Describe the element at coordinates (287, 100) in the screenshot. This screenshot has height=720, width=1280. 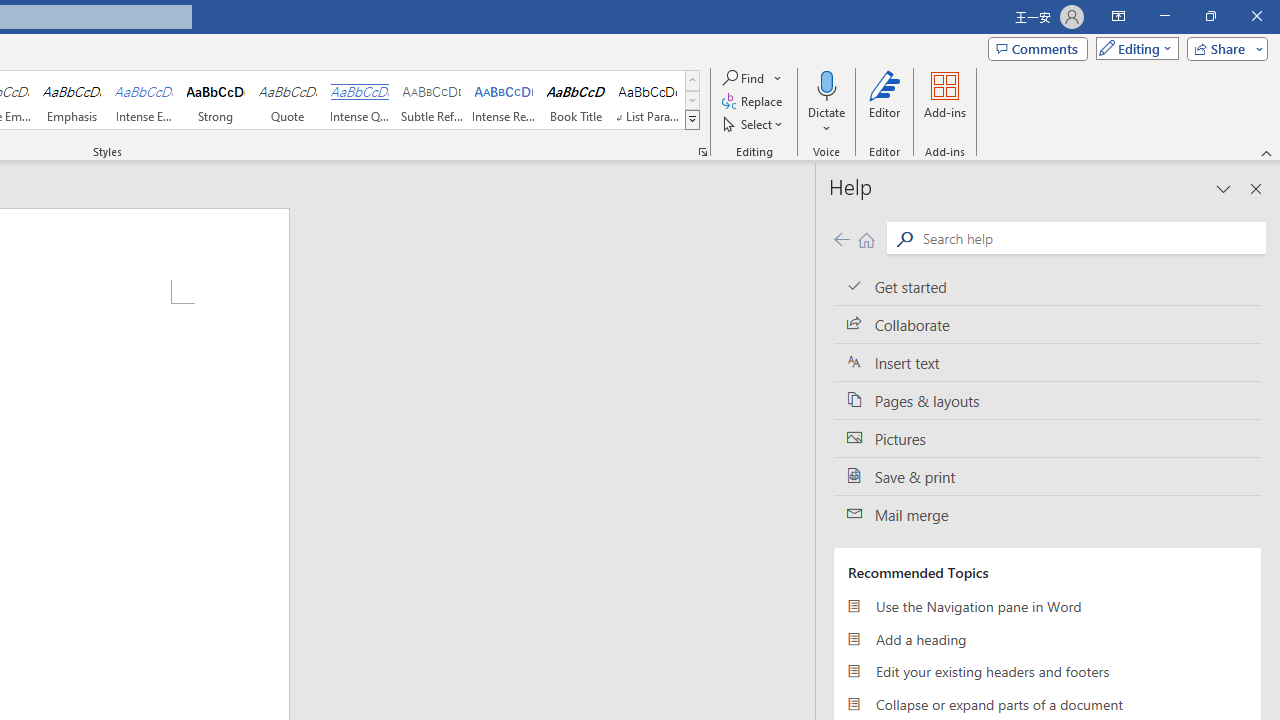
I see `'Quote'` at that location.